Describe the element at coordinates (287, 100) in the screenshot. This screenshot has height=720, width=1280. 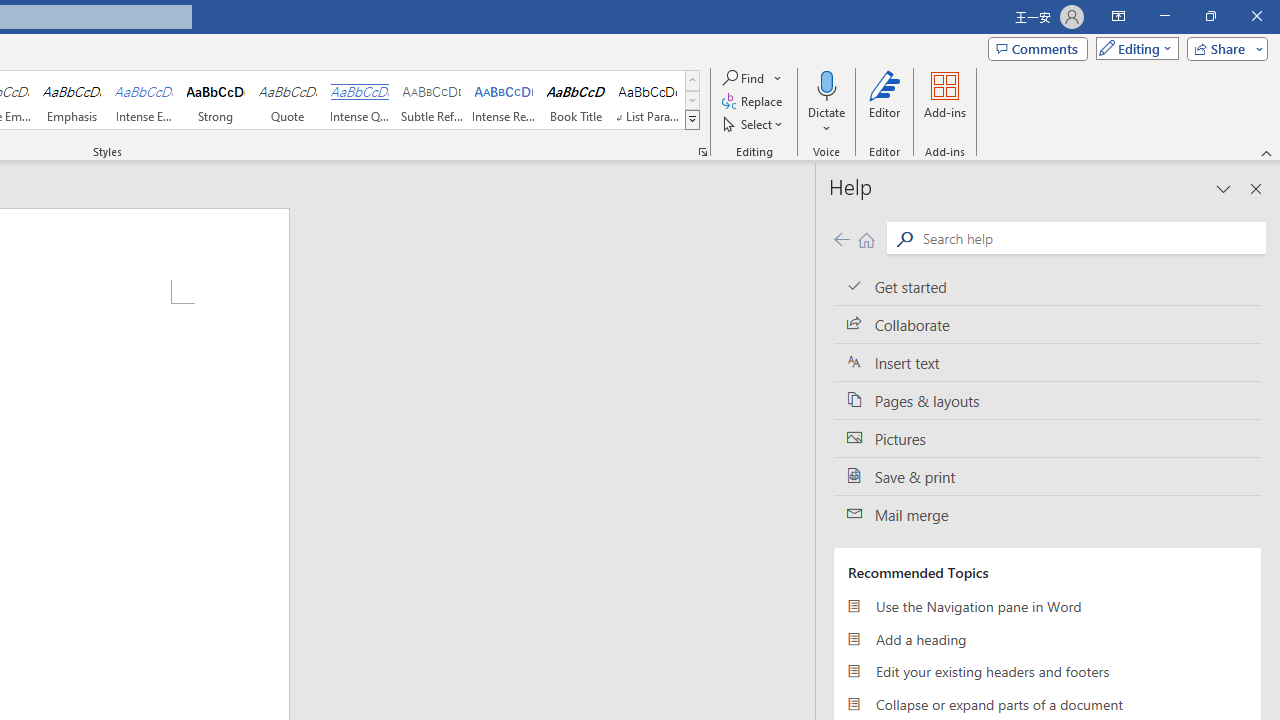
I see `'Quote'` at that location.